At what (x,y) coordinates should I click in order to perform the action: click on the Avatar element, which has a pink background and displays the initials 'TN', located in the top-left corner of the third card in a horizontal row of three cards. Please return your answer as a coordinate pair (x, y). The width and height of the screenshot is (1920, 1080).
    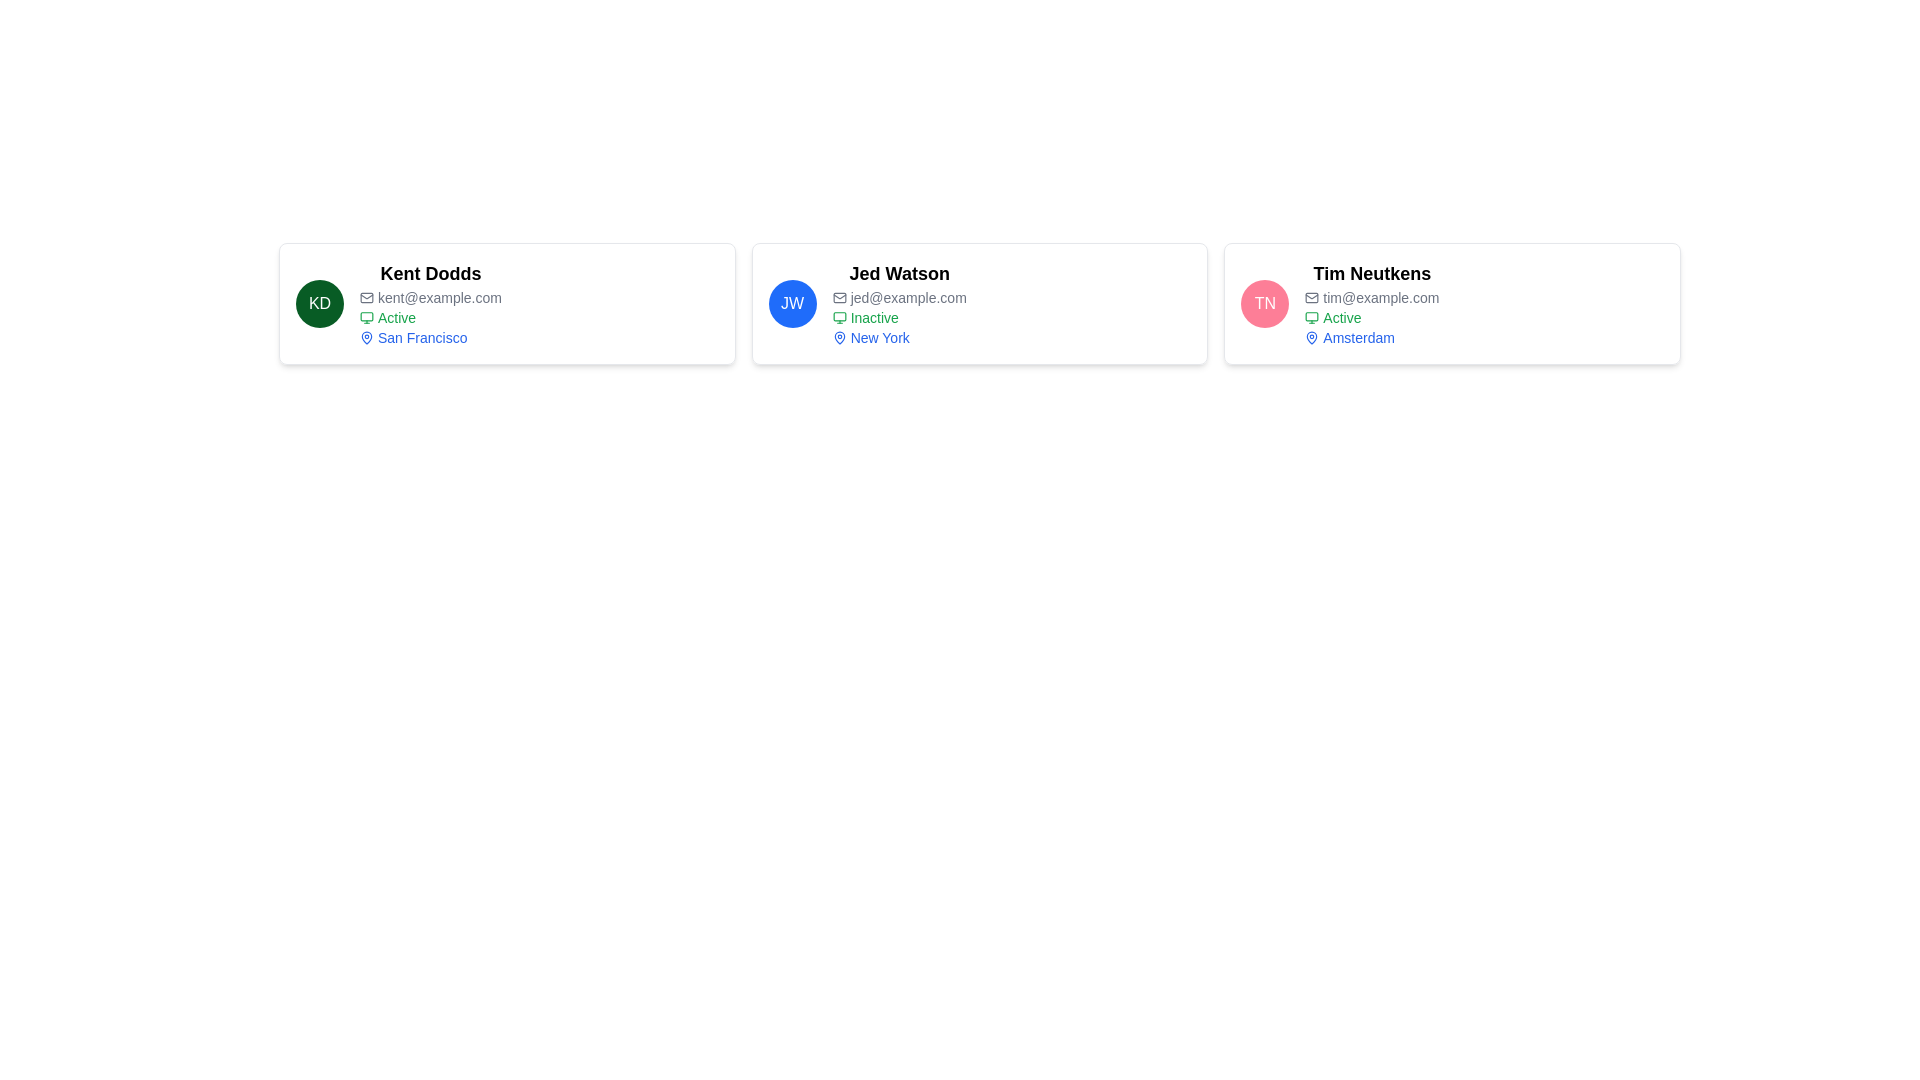
    Looking at the image, I should click on (1264, 304).